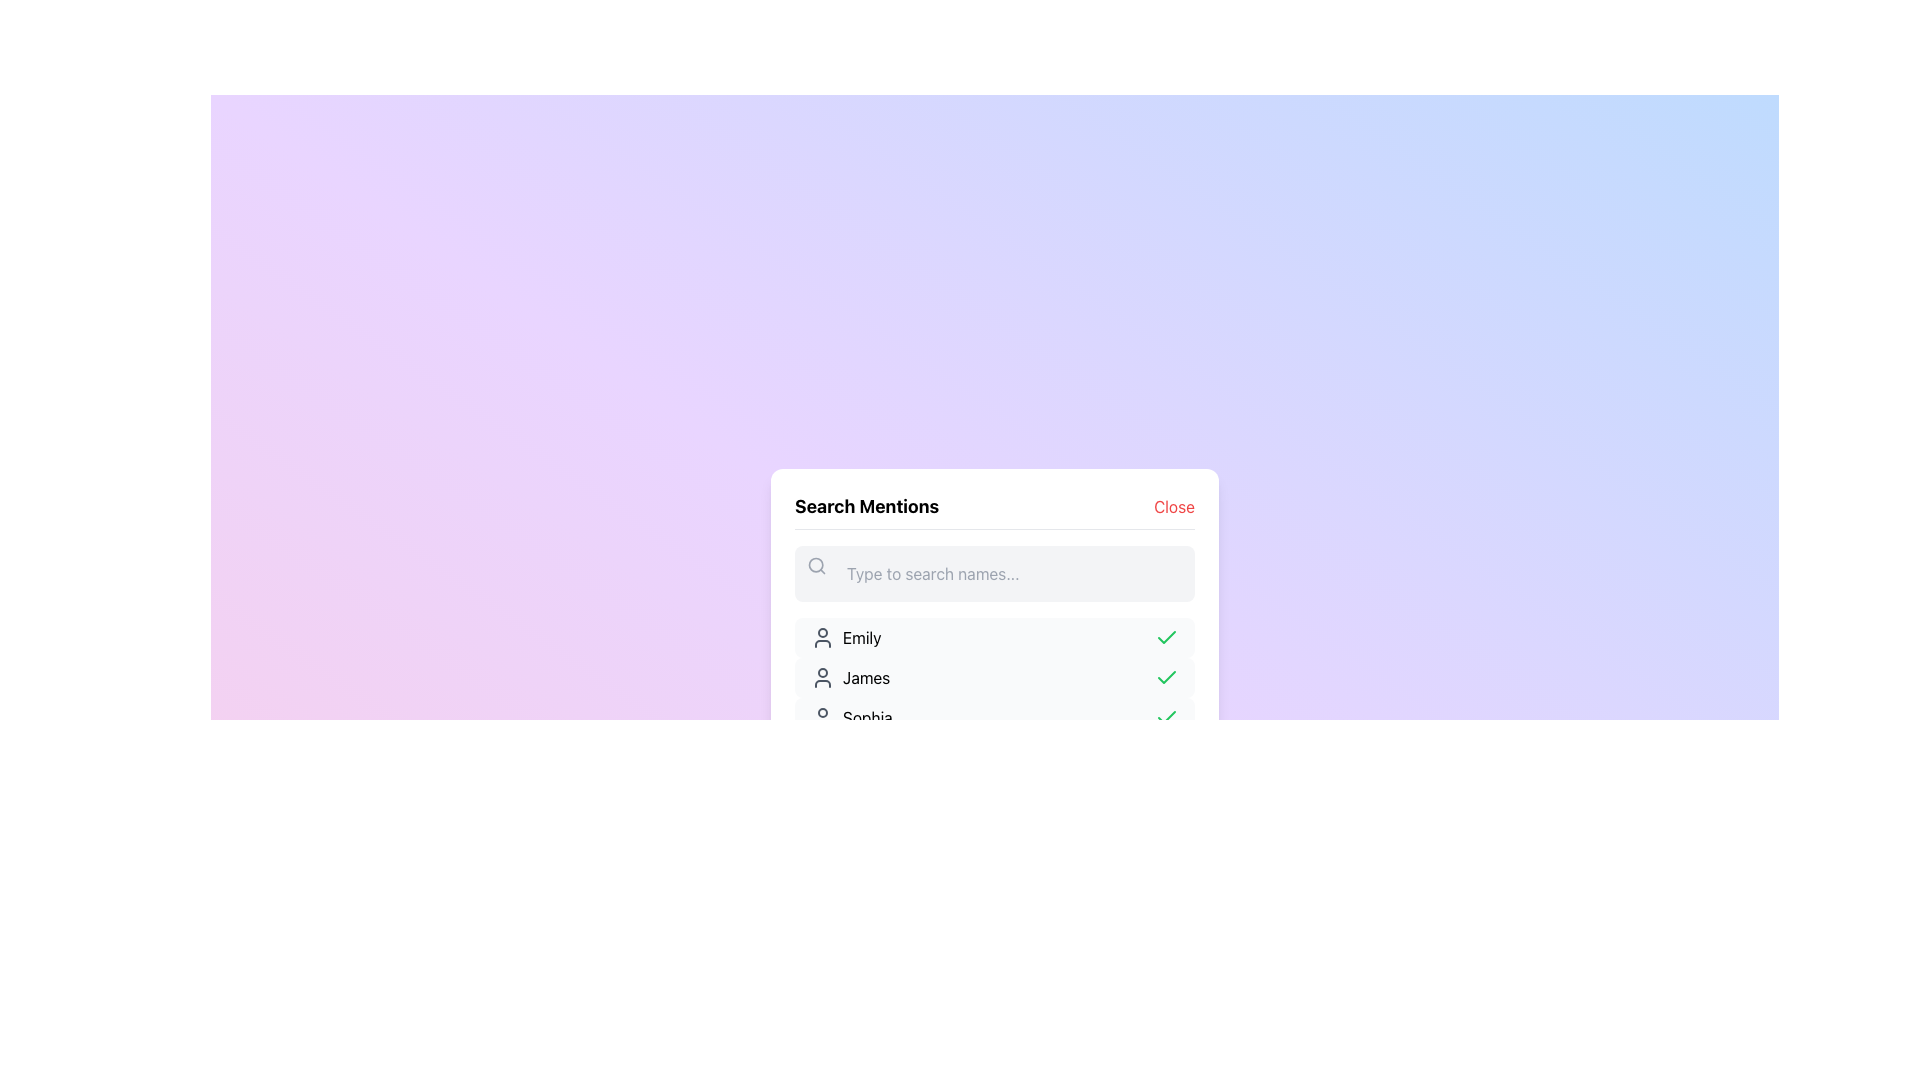 The height and width of the screenshot is (1080, 1920). I want to click on the 'Search Mentions' text label, which is styled in bold and larger font at the top left of the panel, to check if tooltips appear, so click(867, 505).